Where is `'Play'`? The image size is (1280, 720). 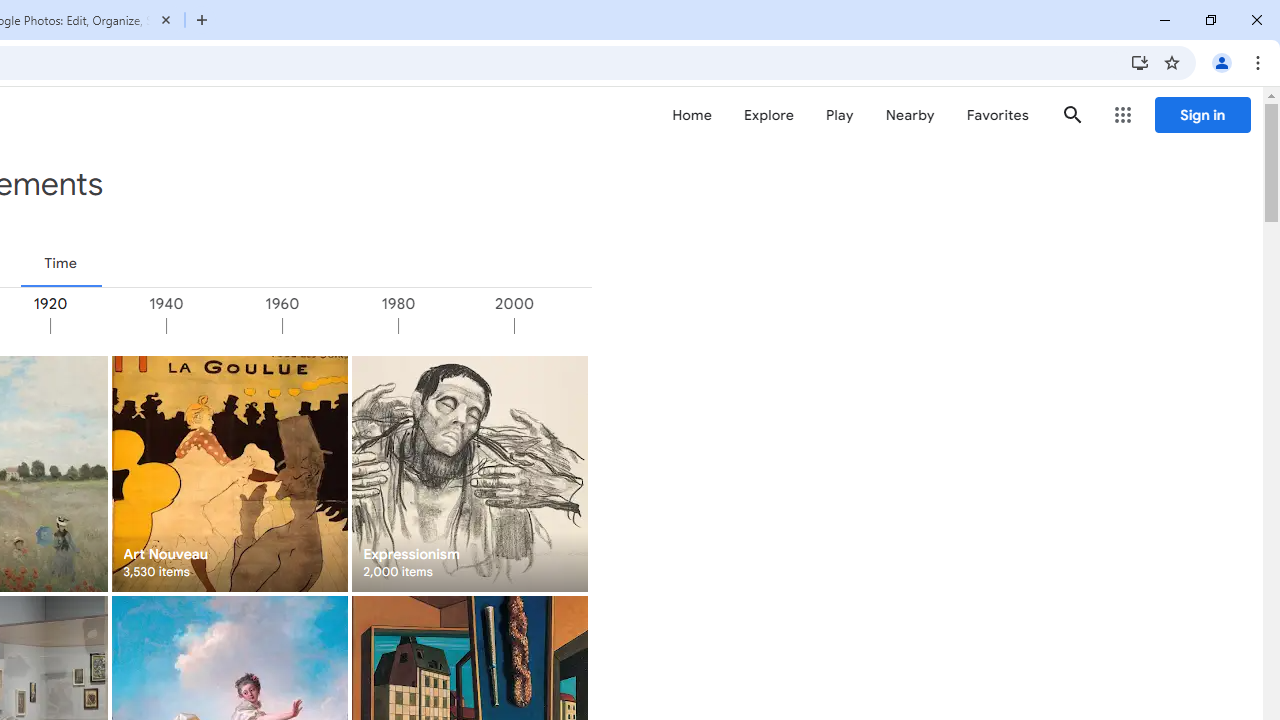 'Play' is located at coordinates (840, 115).